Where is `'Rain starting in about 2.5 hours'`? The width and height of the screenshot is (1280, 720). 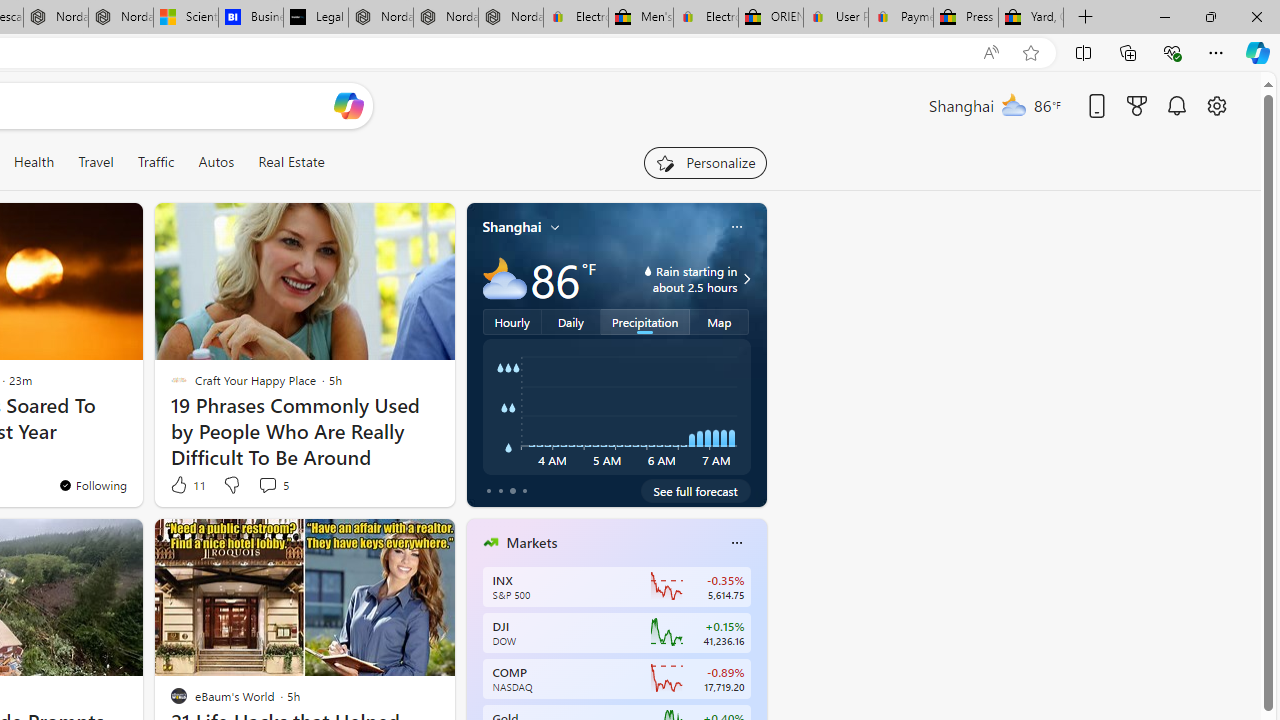 'Rain starting in about 2.5 hours' is located at coordinates (743, 279).